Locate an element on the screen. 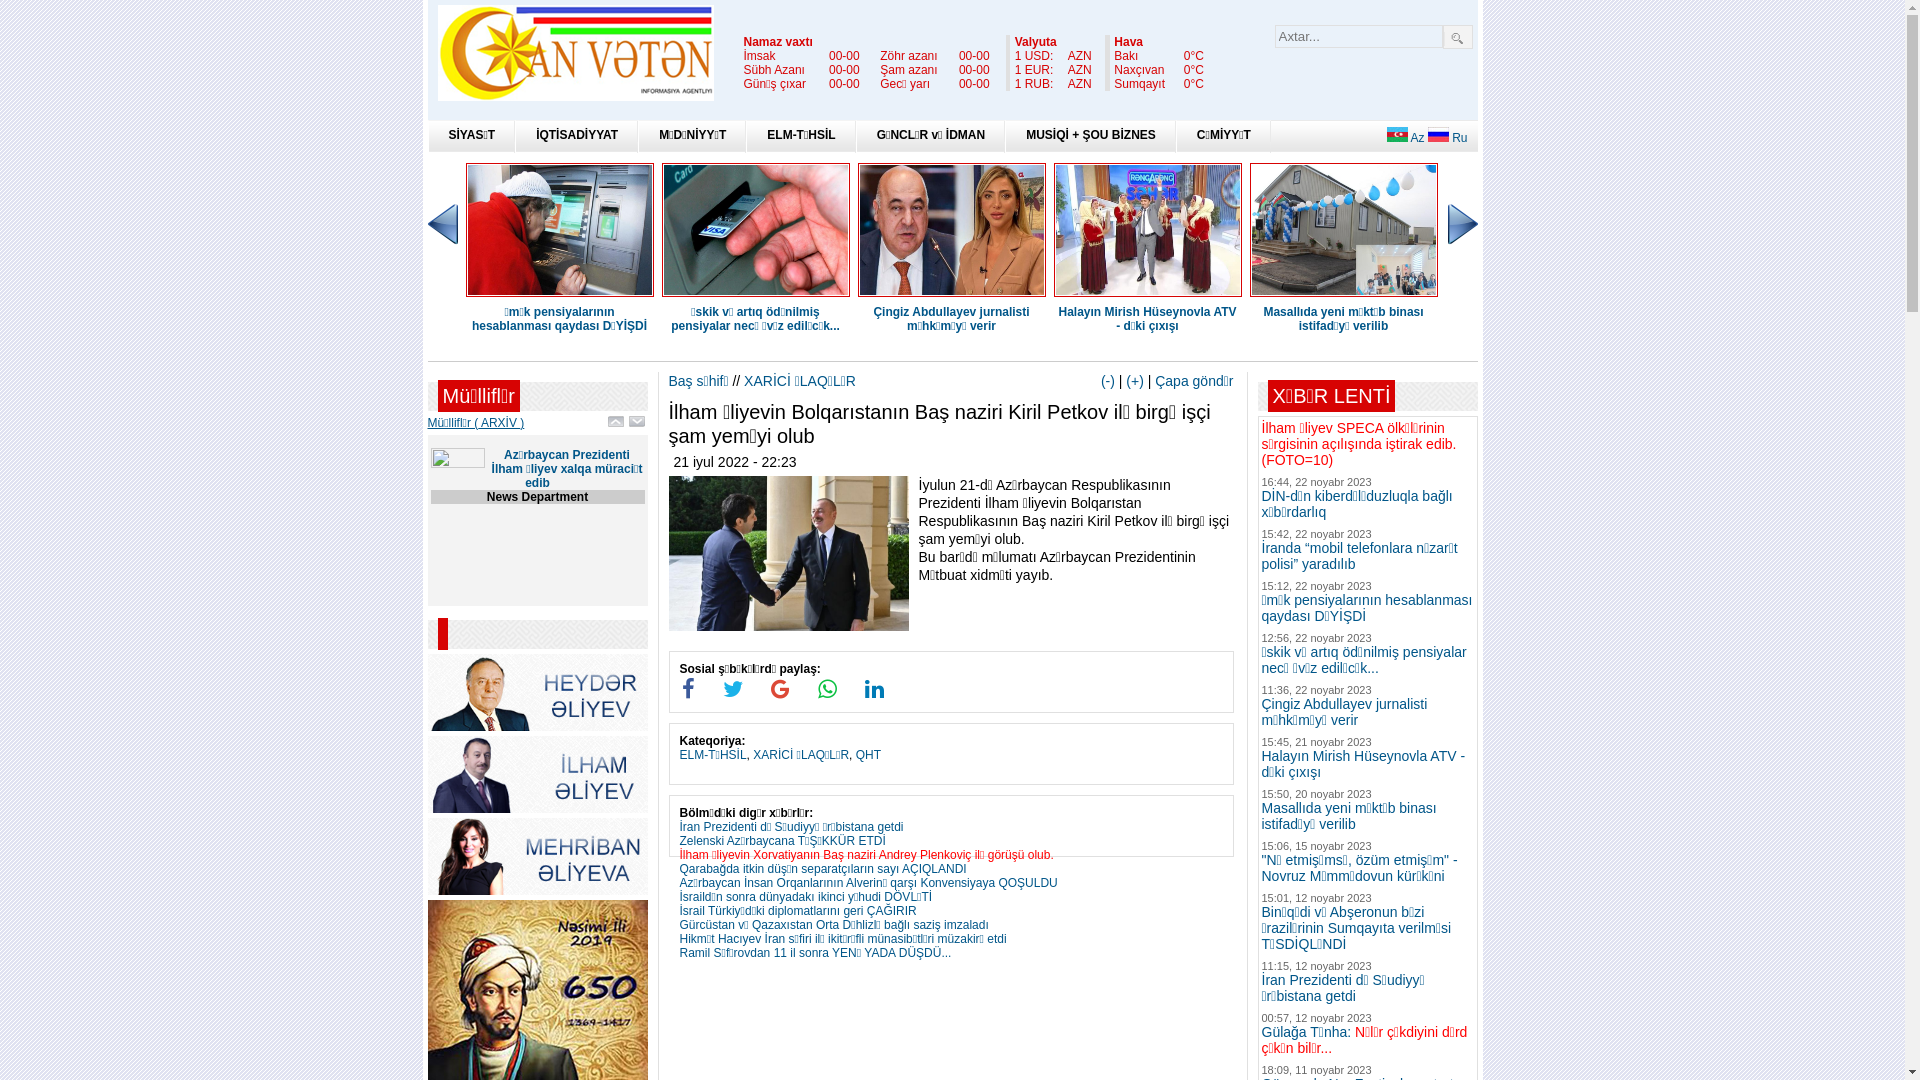 This screenshot has width=1920, height=1080. 'Az' is located at coordinates (1405, 137).